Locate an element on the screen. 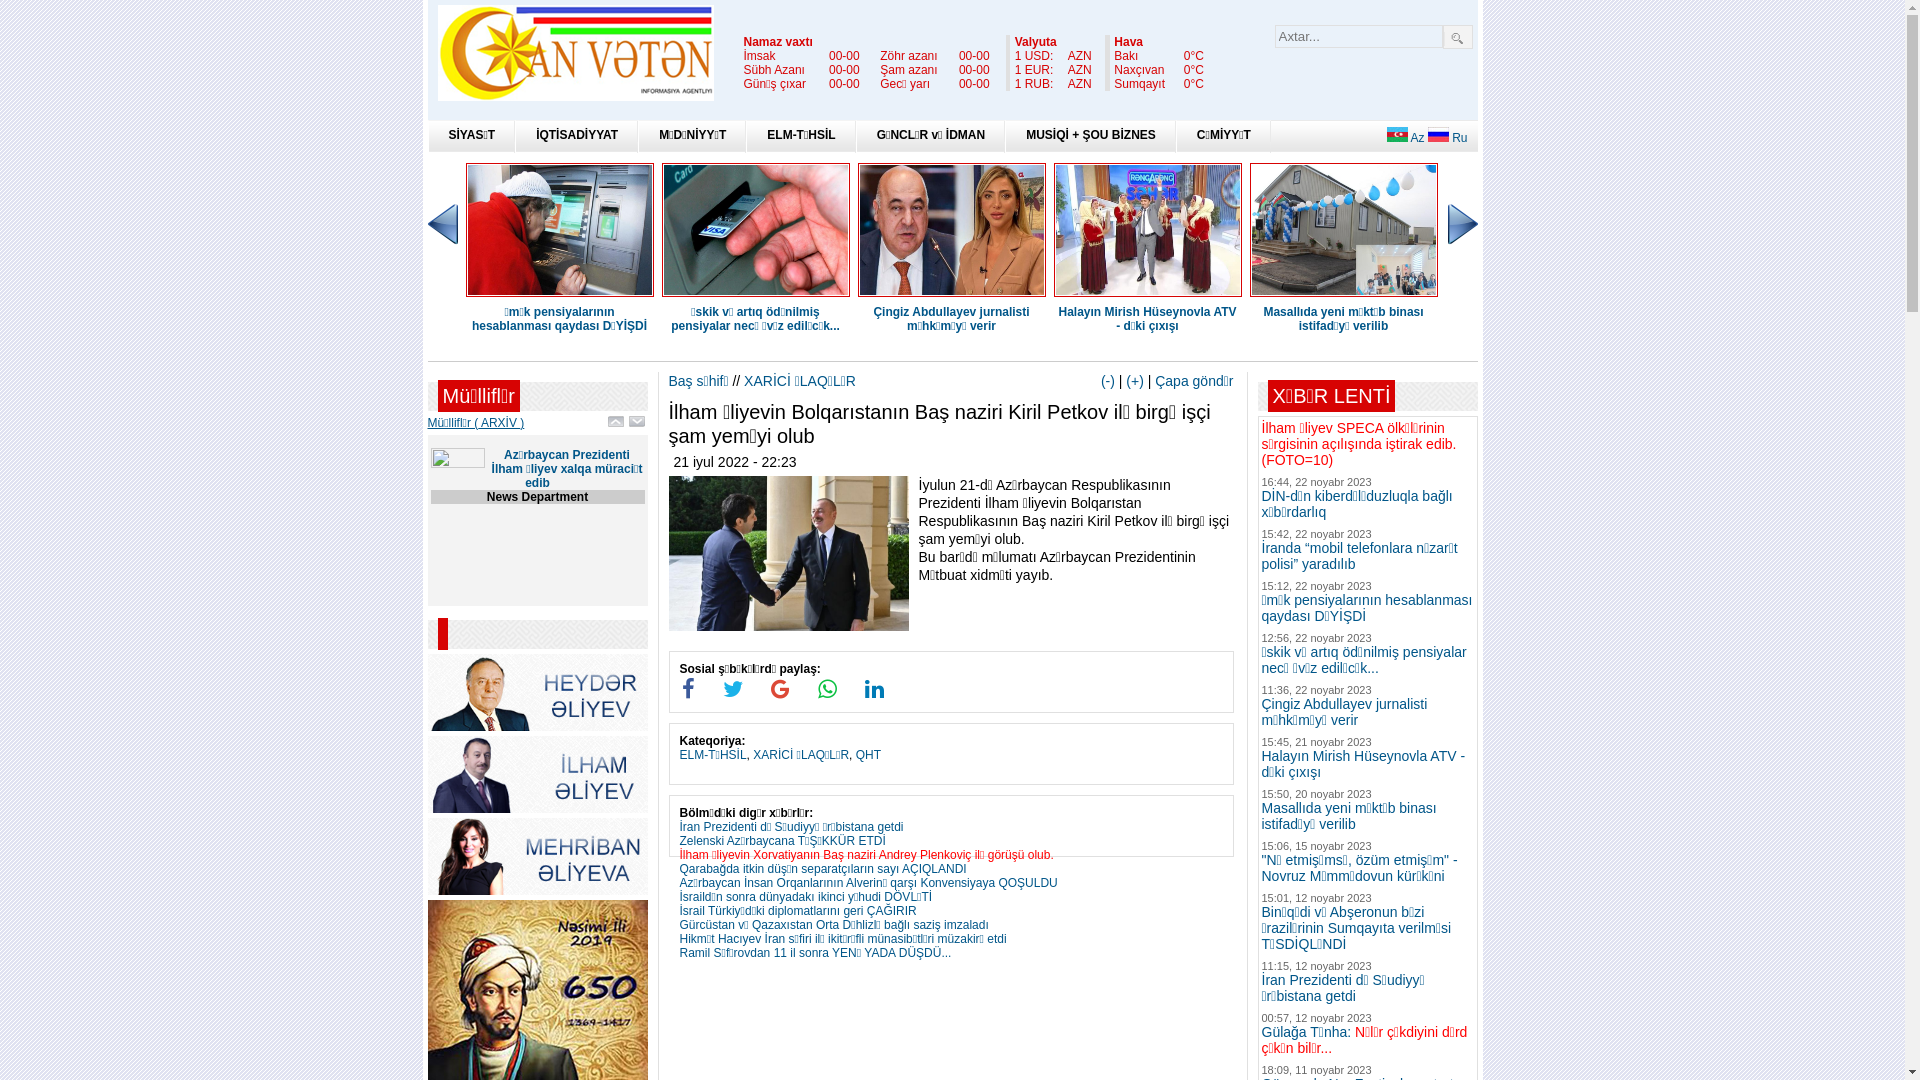 This screenshot has width=1920, height=1080. 'Az' is located at coordinates (1405, 137).